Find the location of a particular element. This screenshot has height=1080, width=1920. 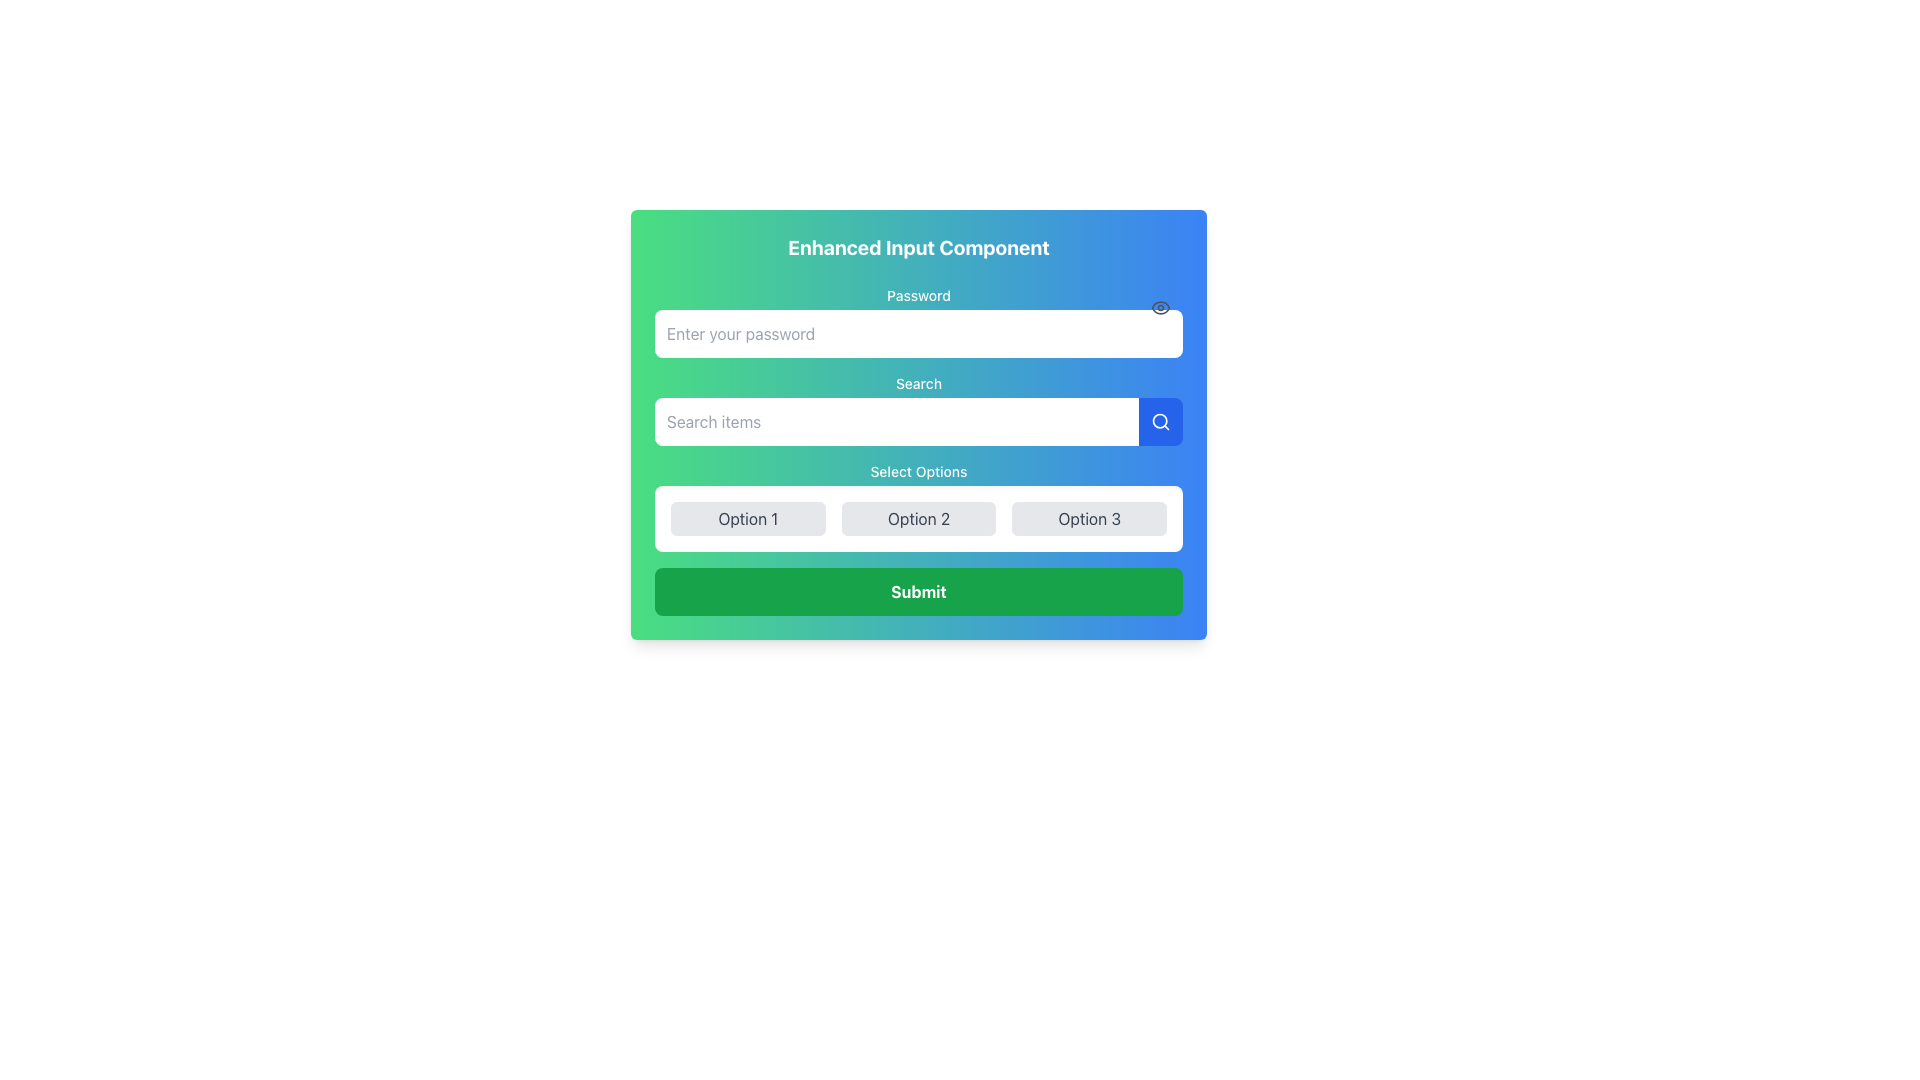

the circular graphical component that is part of the magnifying glass icon located to the right of the search input field is located at coordinates (1160, 419).